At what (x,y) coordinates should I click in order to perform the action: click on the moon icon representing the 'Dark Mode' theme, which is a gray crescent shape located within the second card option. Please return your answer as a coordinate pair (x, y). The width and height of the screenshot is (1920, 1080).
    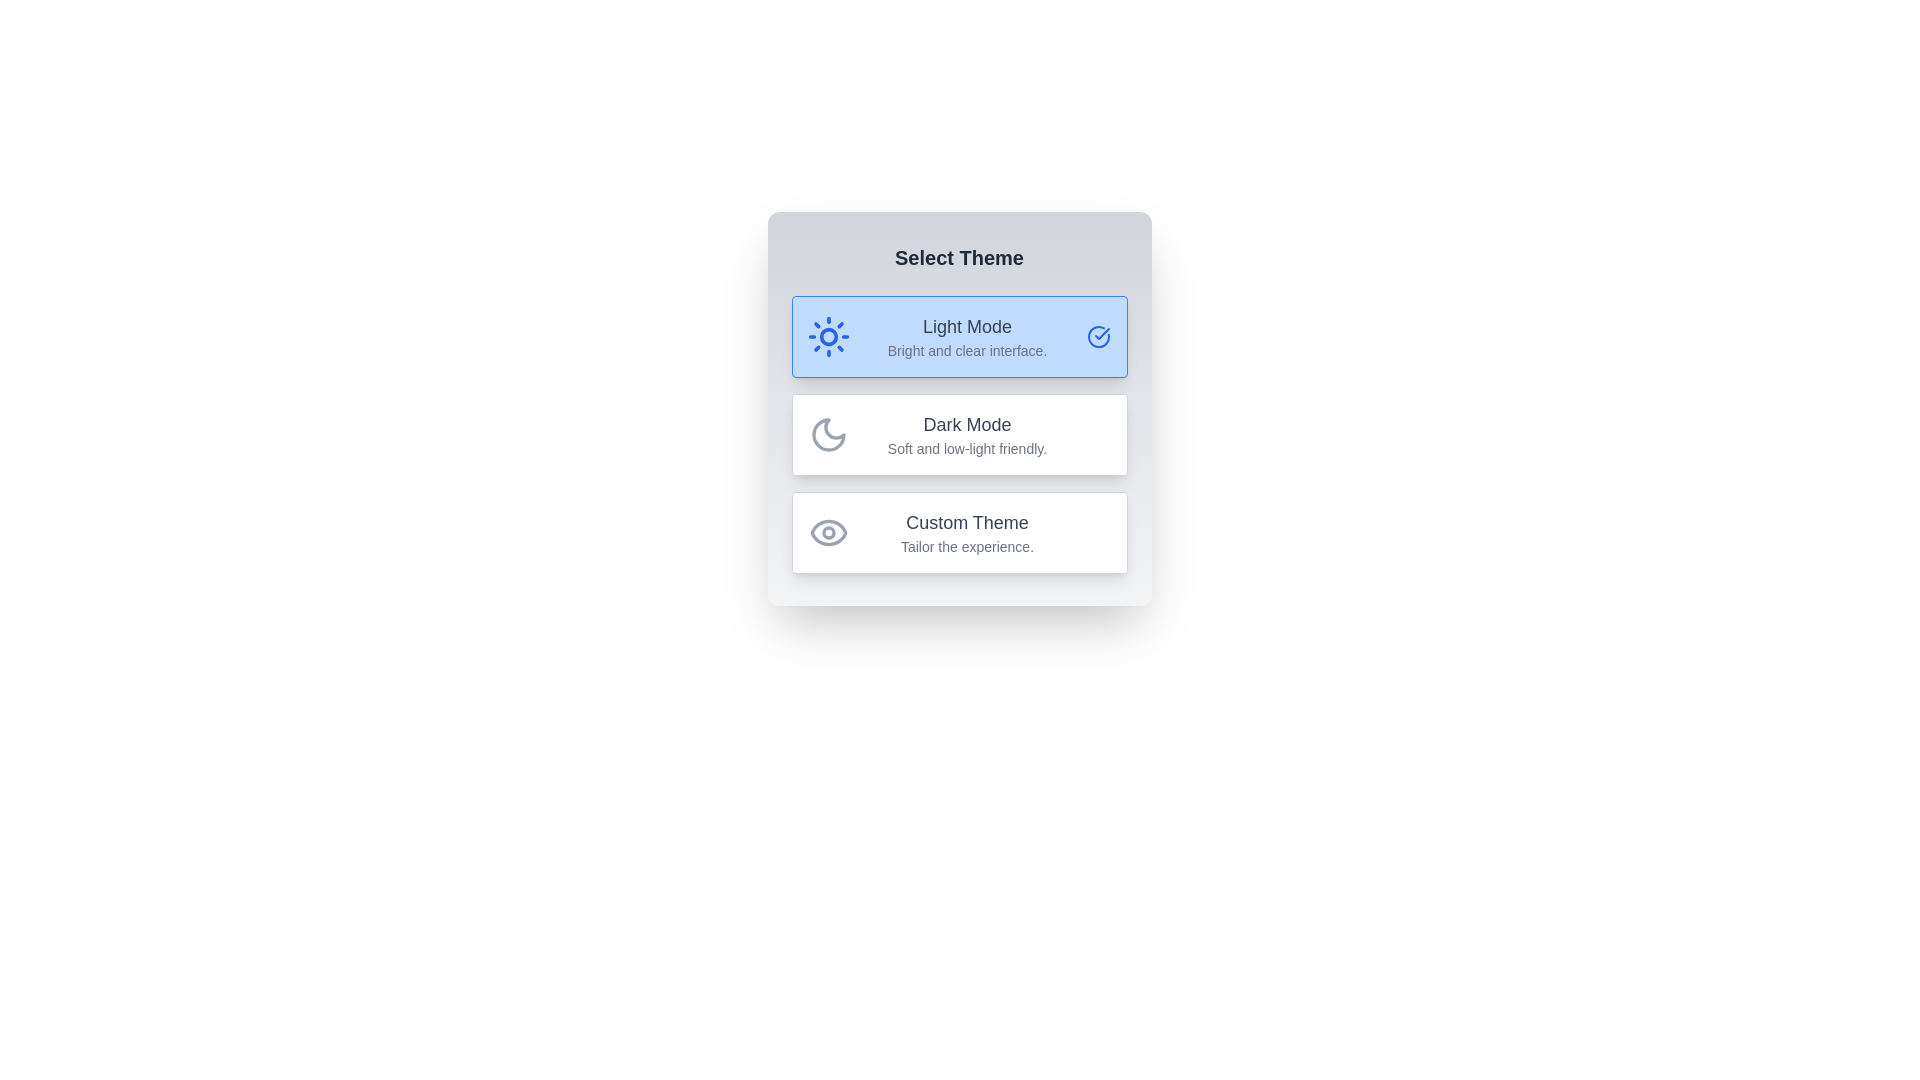
    Looking at the image, I should click on (828, 434).